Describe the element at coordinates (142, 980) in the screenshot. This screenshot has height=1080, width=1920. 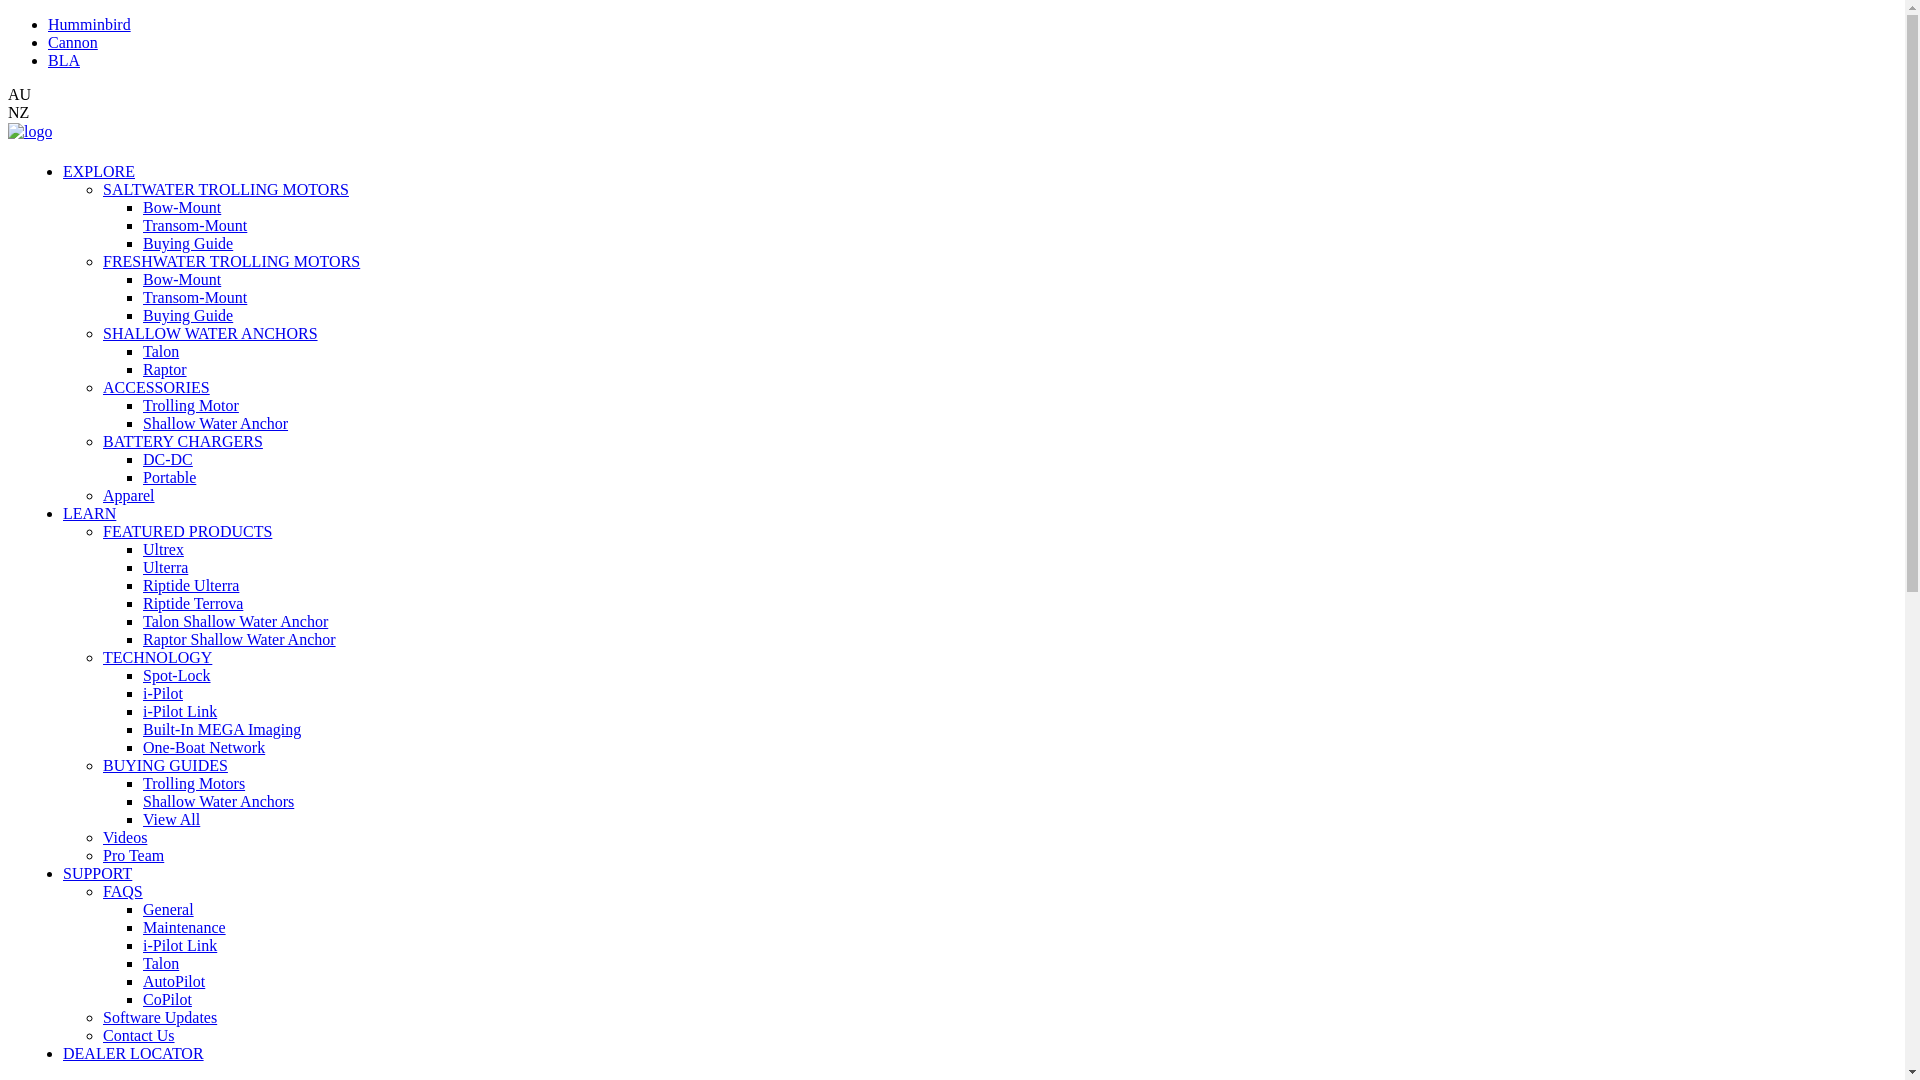
I see `'AutoPilot'` at that location.